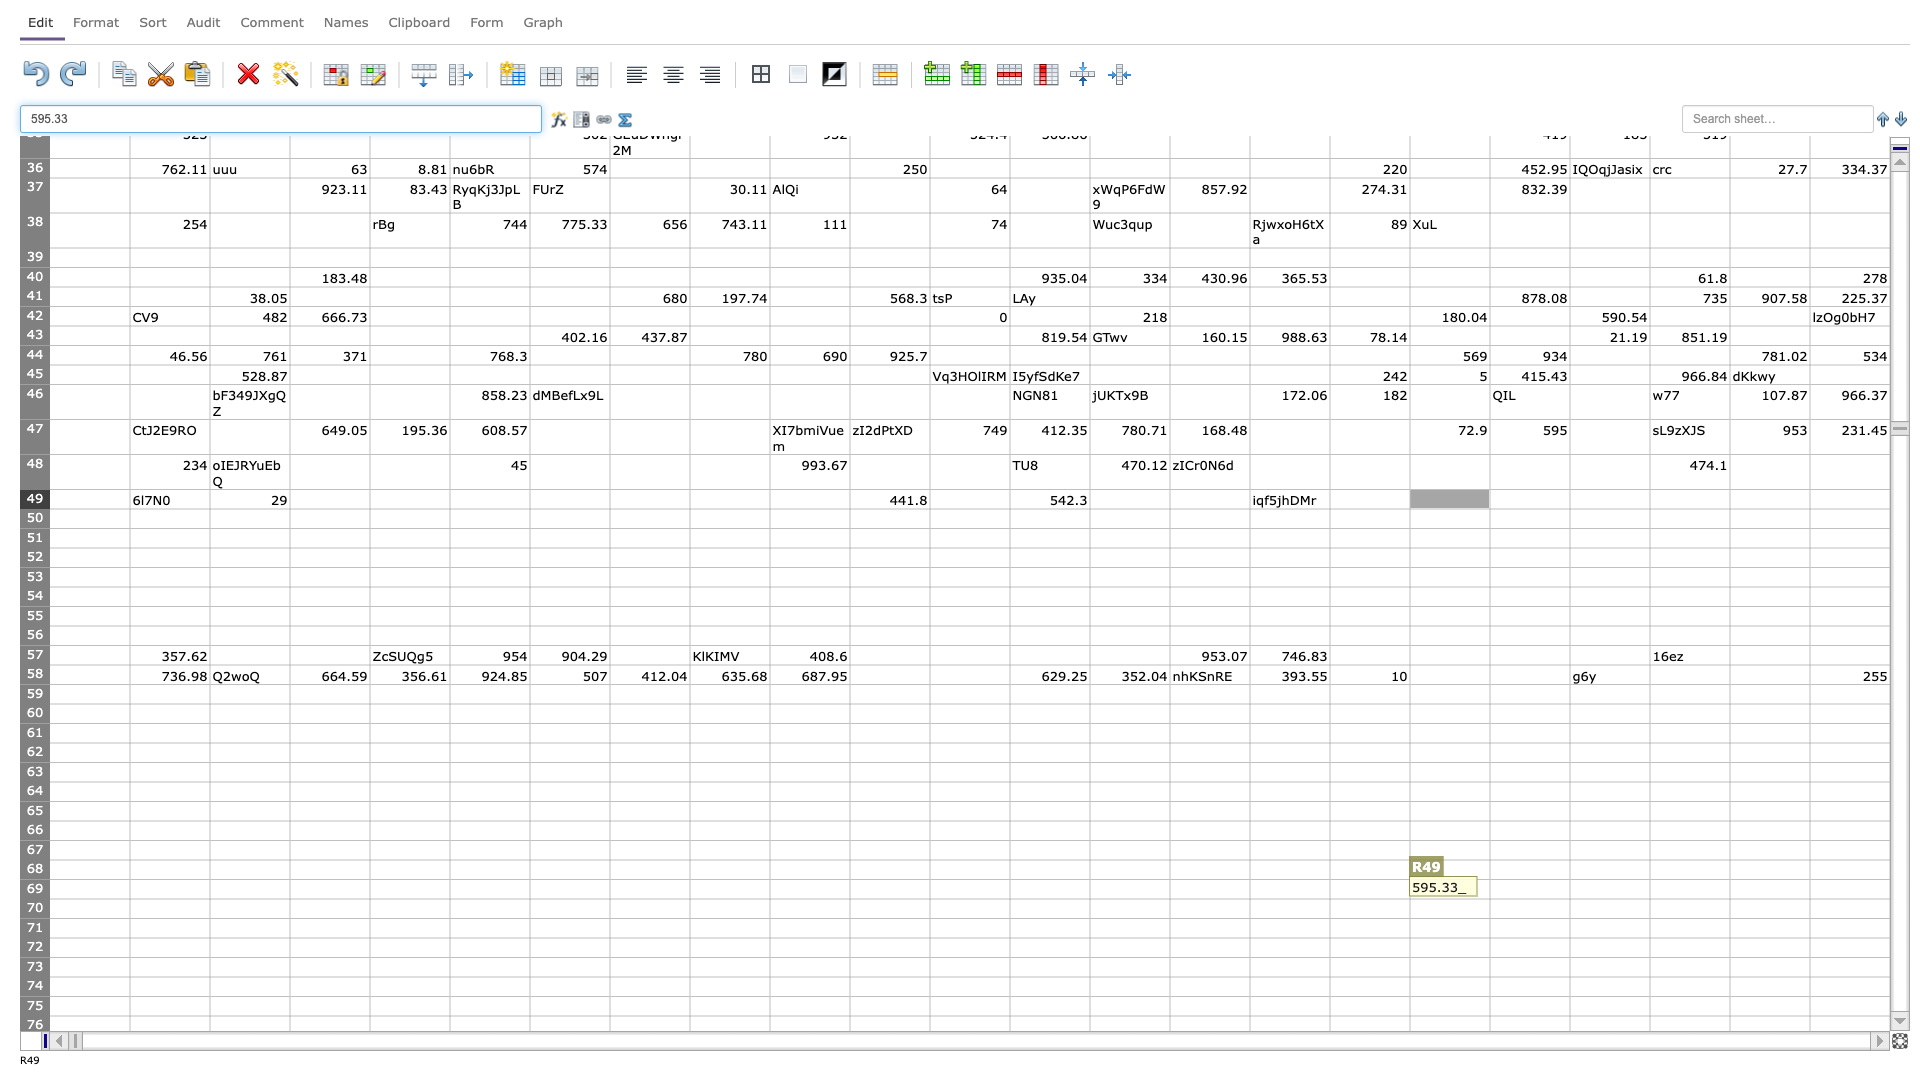 The height and width of the screenshot is (1080, 1920). I want to click on bottom right corner of S69, so click(1568, 897).